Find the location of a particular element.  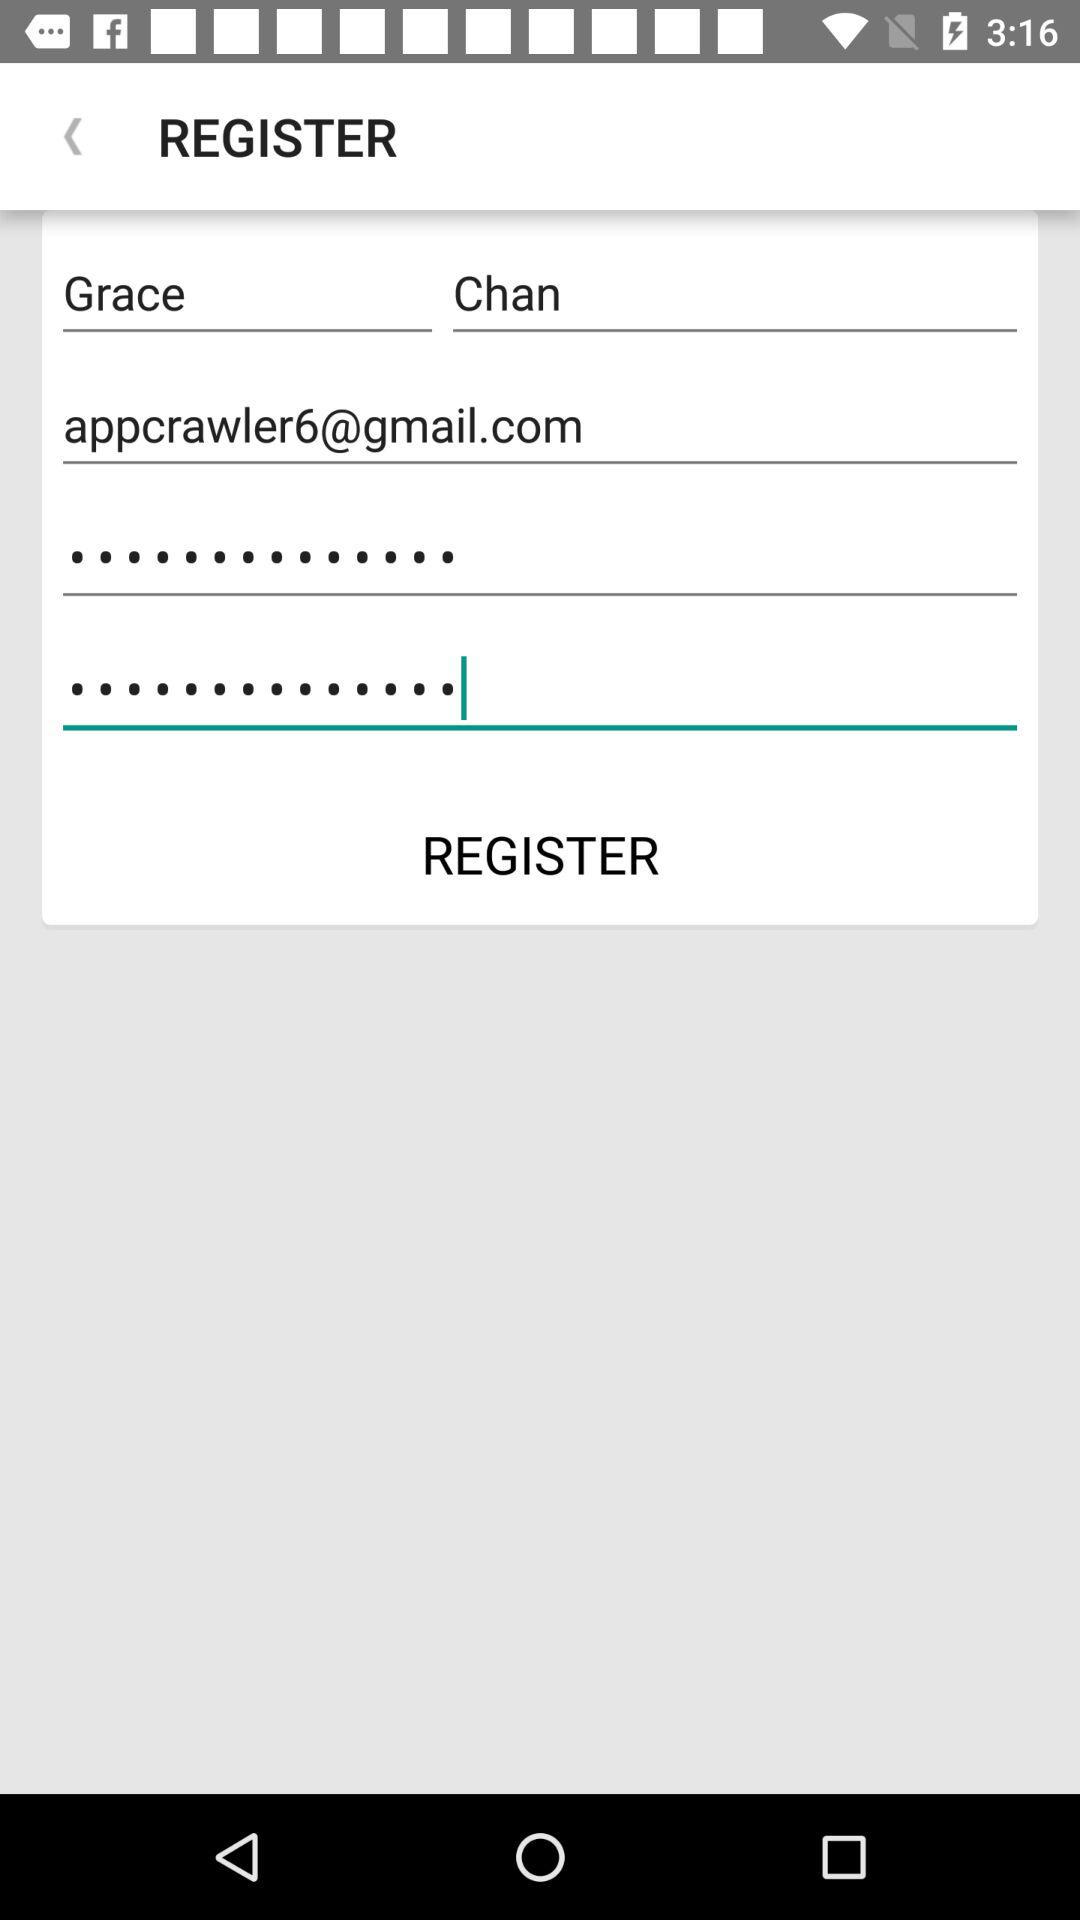

the item next to the grace icon is located at coordinates (735, 292).